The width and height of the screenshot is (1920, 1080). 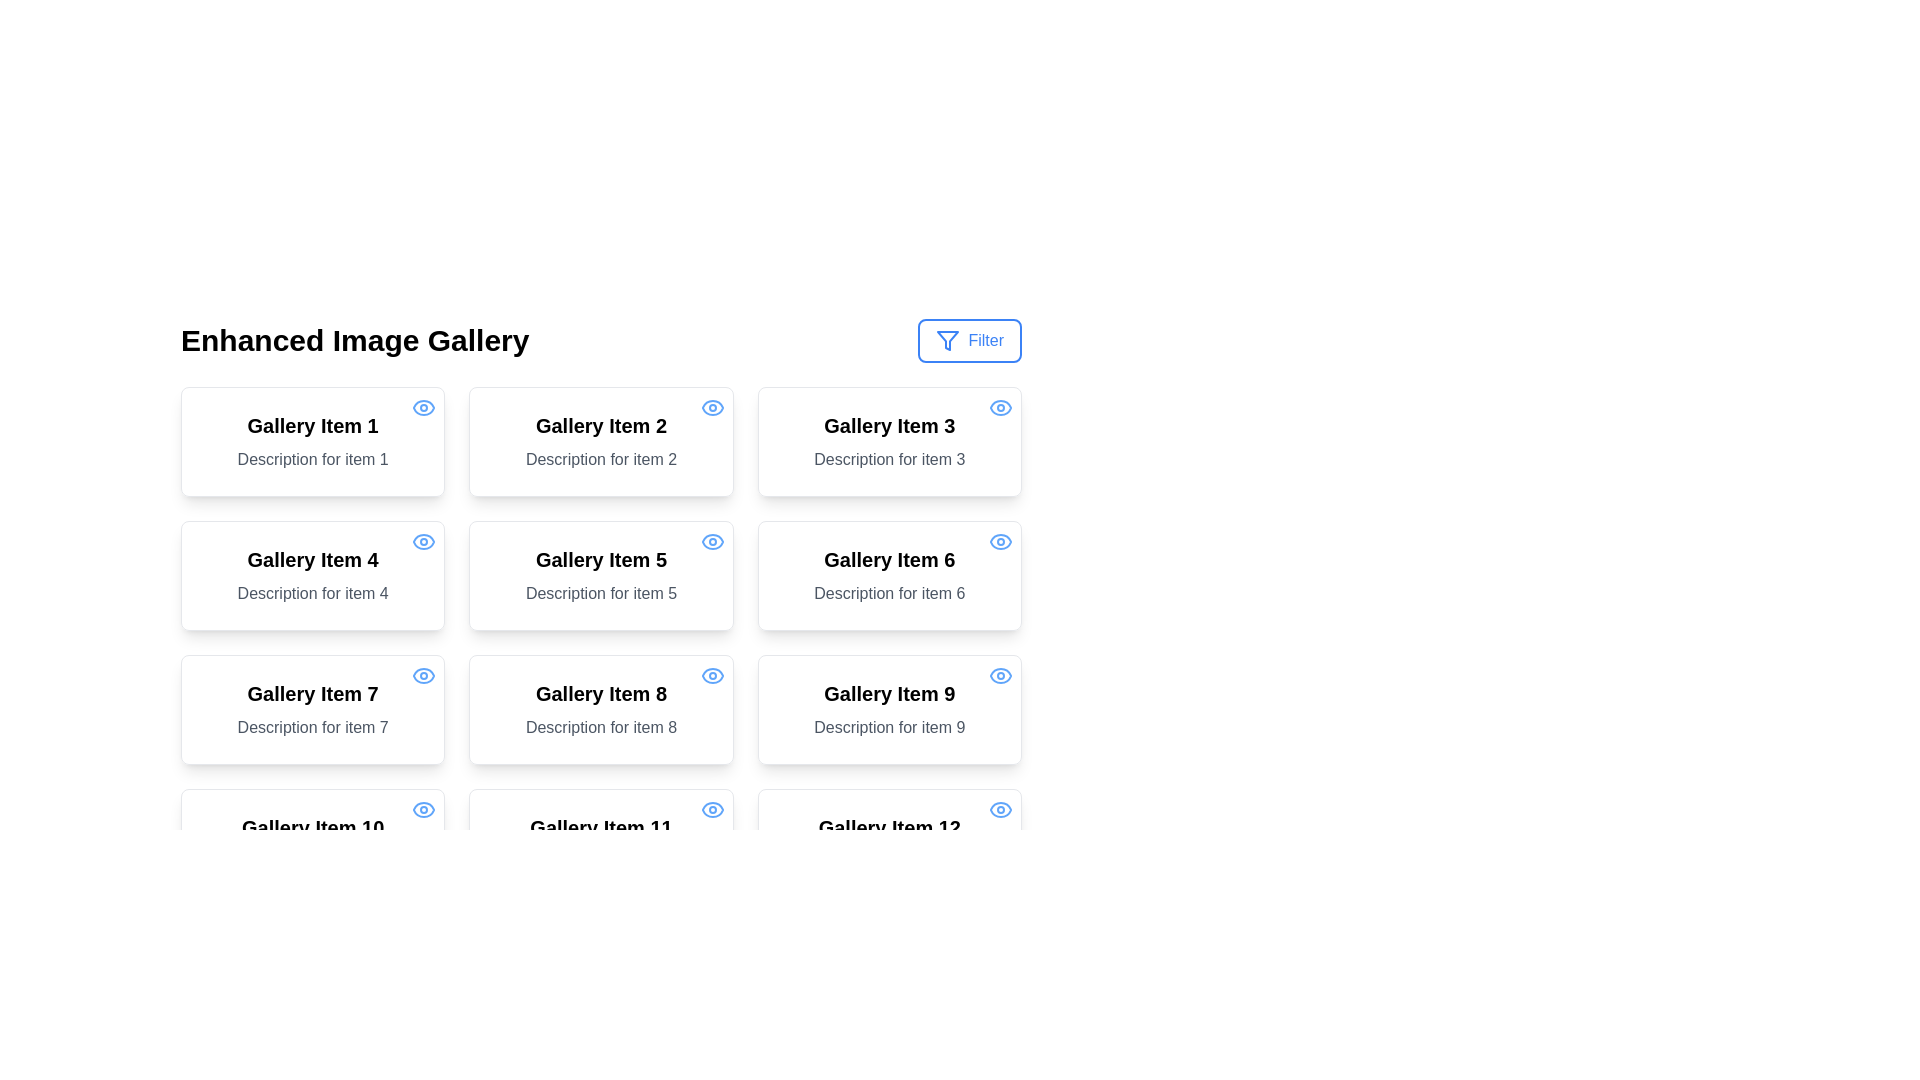 What do you see at coordinates (600, 424) in the screenshot?
I see `the text label displaying 'Gallery Item 2', which is styled in bold and larger font, located in the upper row, second column of the 'Enhanced Image Gallery' grid layout` at bounding box center [600, 424].